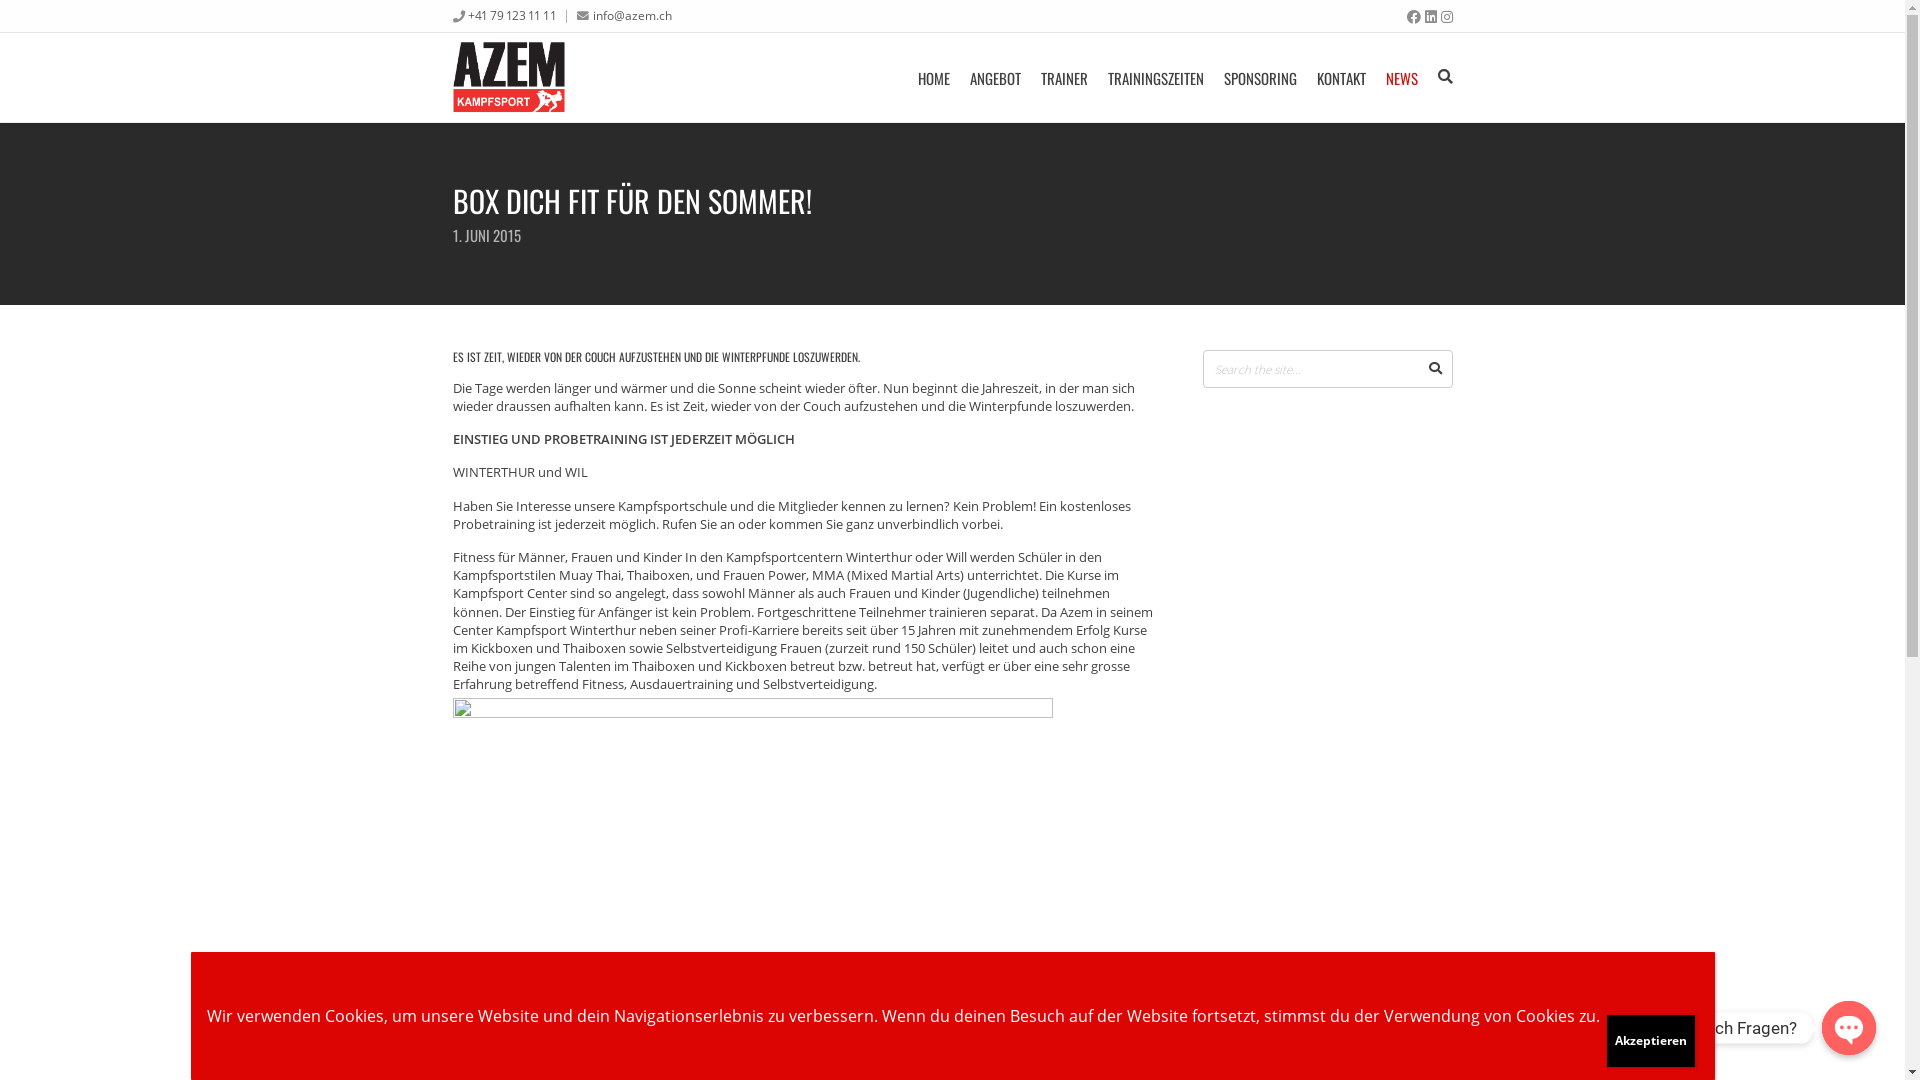 The height and width of the screenshot is (1080, 1920). I want to click on 'HOME', so click(933, 76).